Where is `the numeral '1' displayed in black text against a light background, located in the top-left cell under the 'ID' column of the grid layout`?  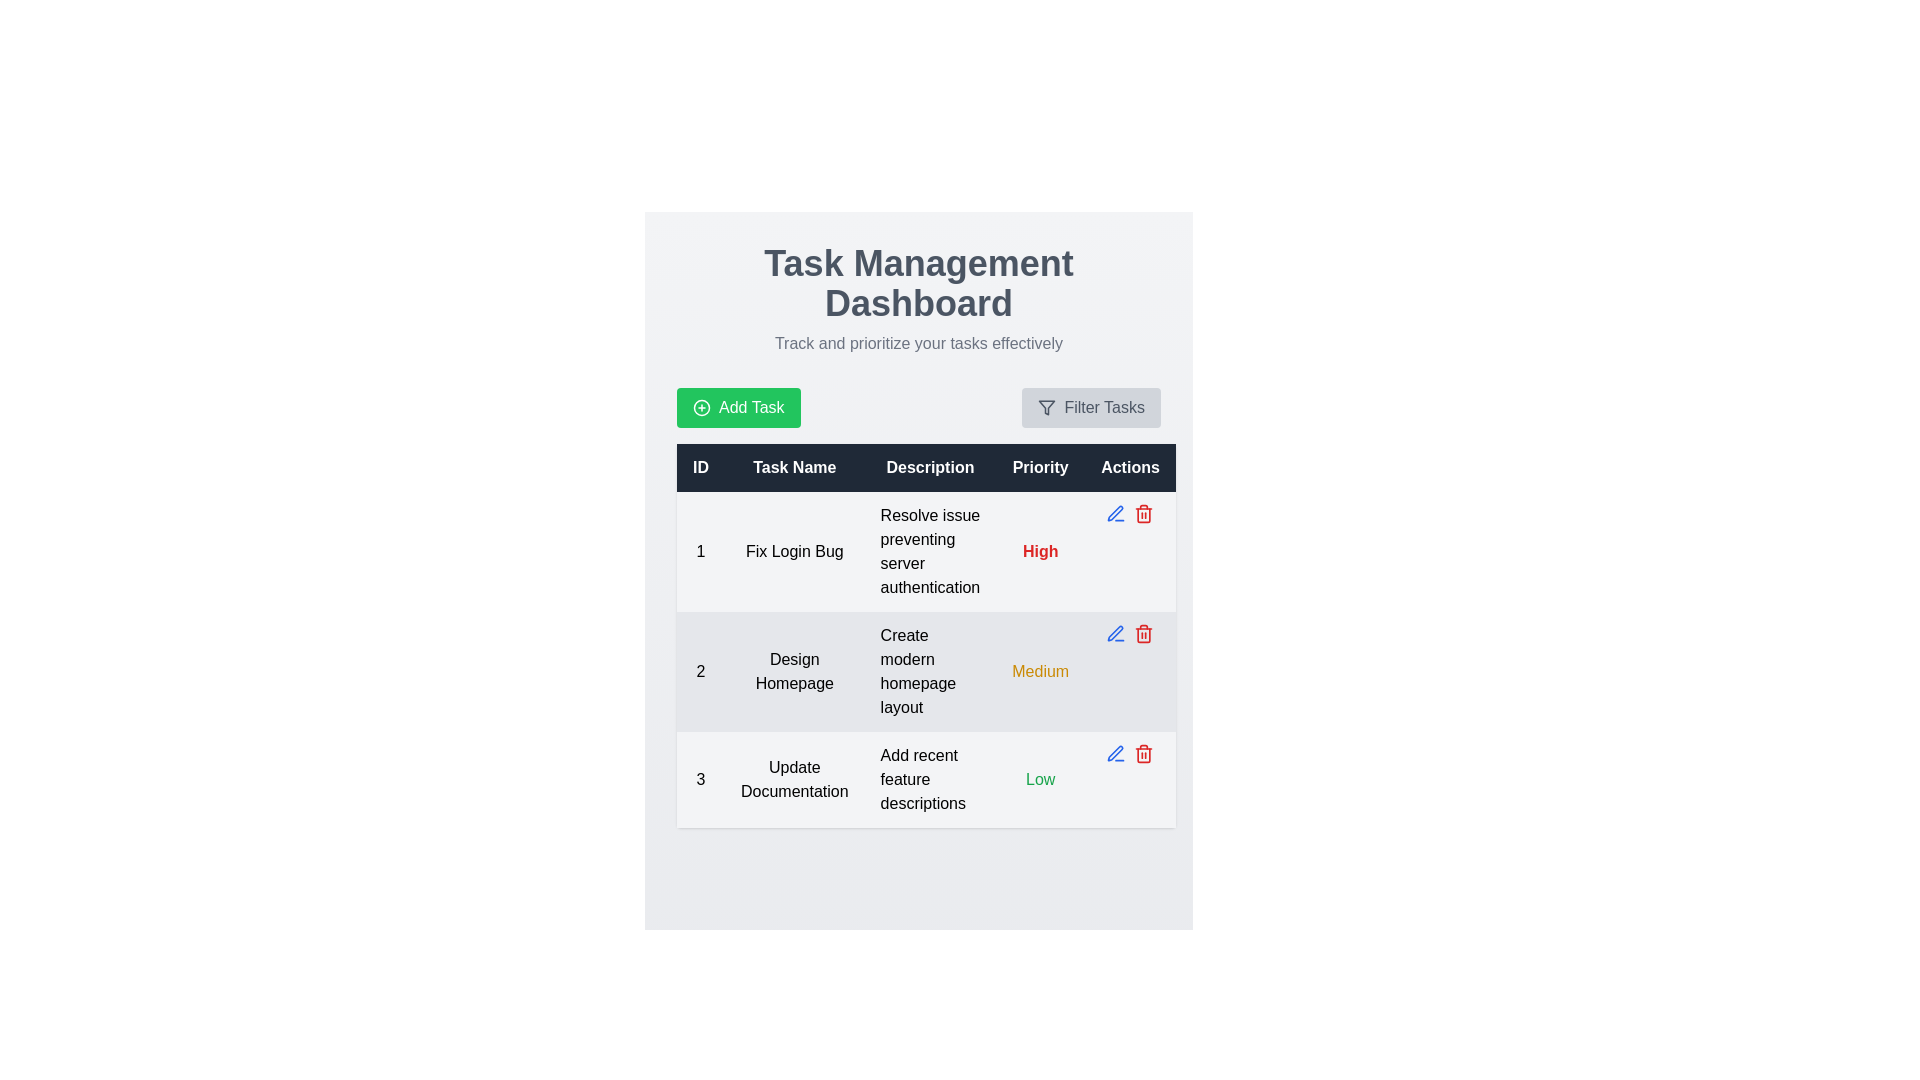 the numeral '1' displayed in black text against a light background, located in the top-left cell under the 'ID' column of the grid layout is located at coordinates (700, 551).